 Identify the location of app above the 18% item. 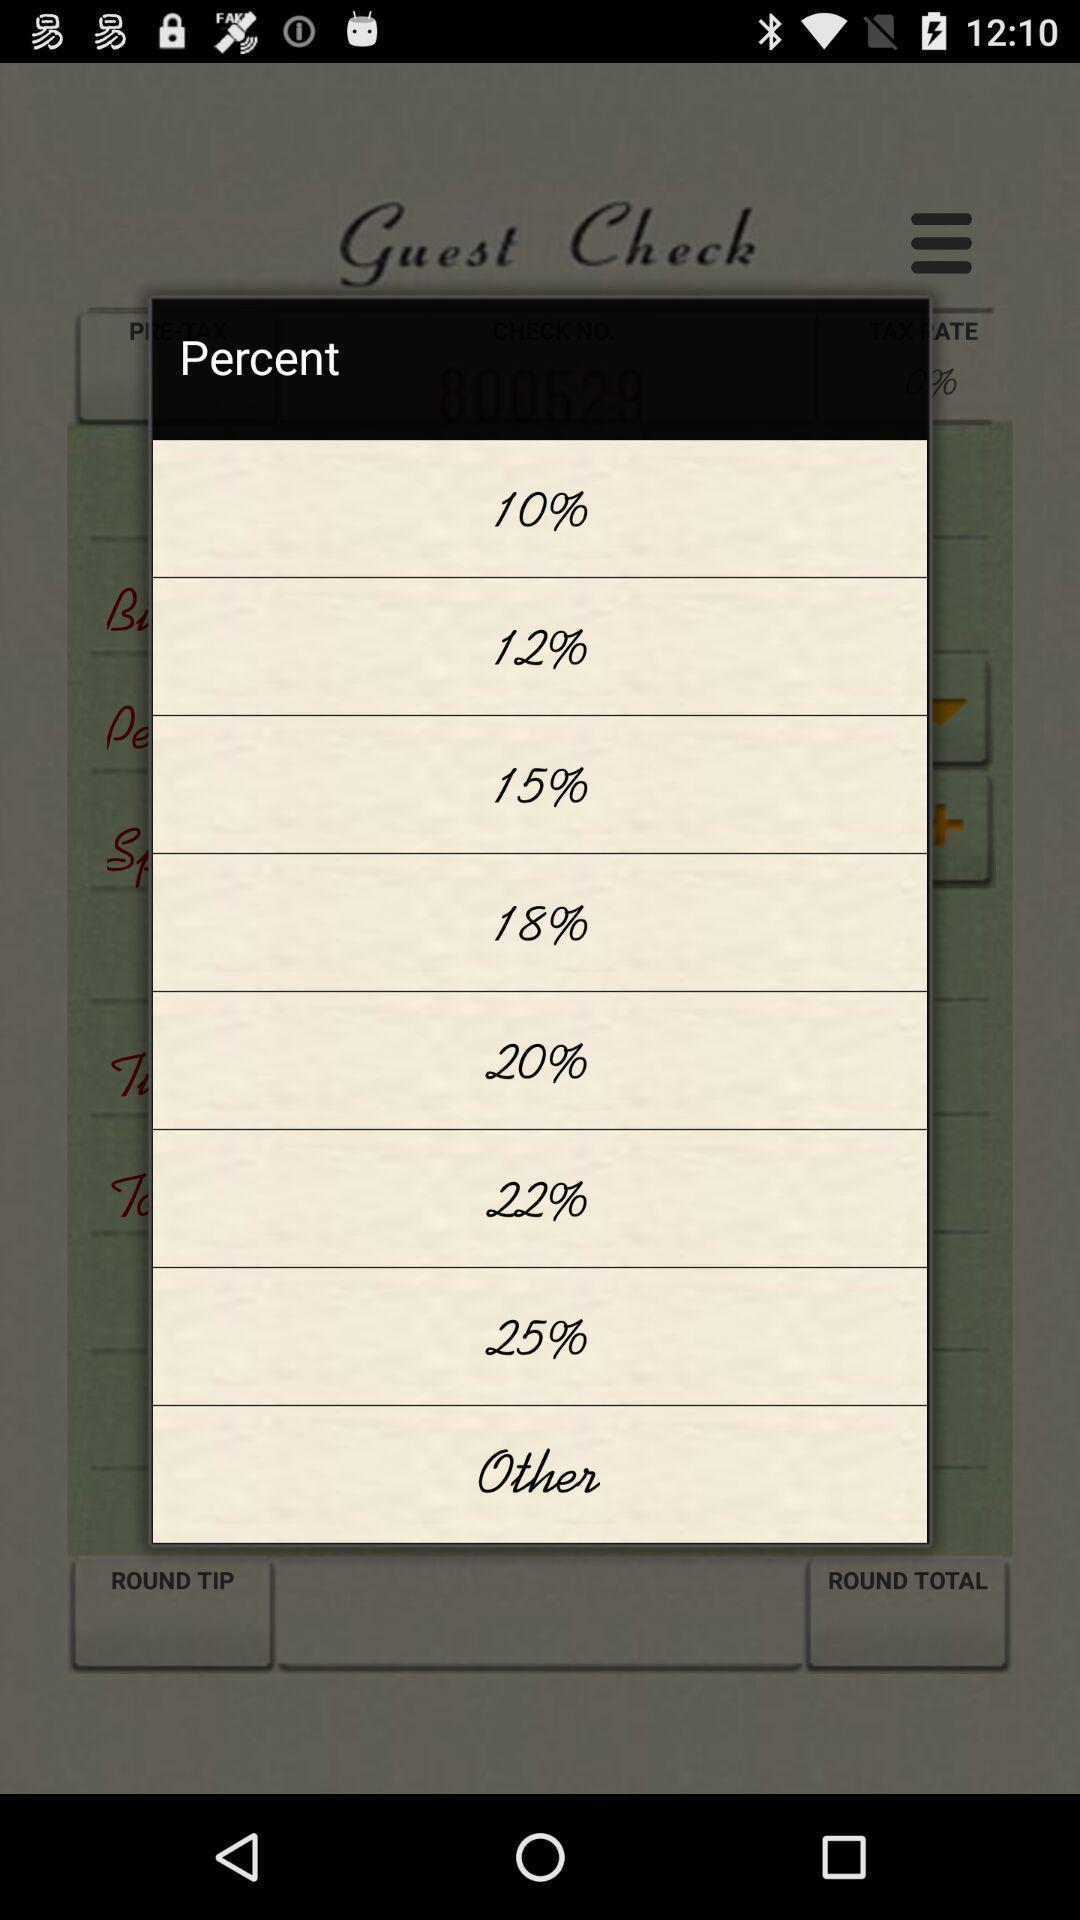
(540, 783).